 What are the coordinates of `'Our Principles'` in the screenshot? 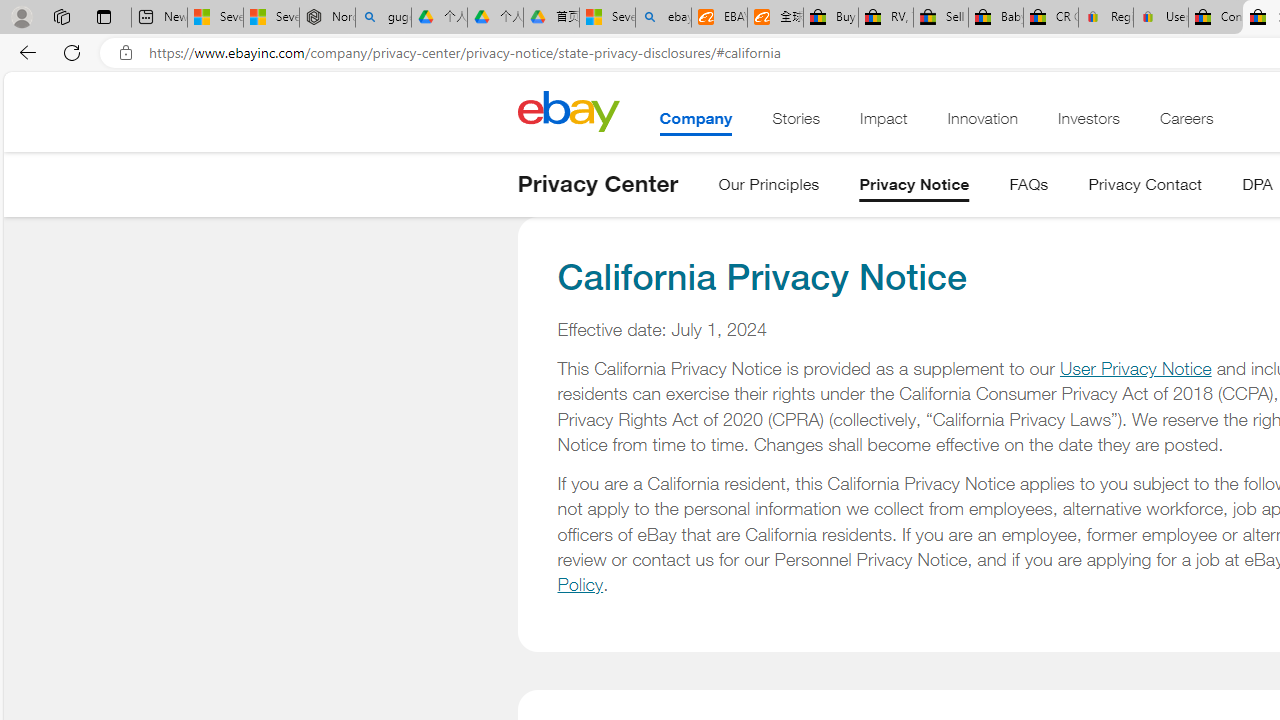 It's located at (768, 188).